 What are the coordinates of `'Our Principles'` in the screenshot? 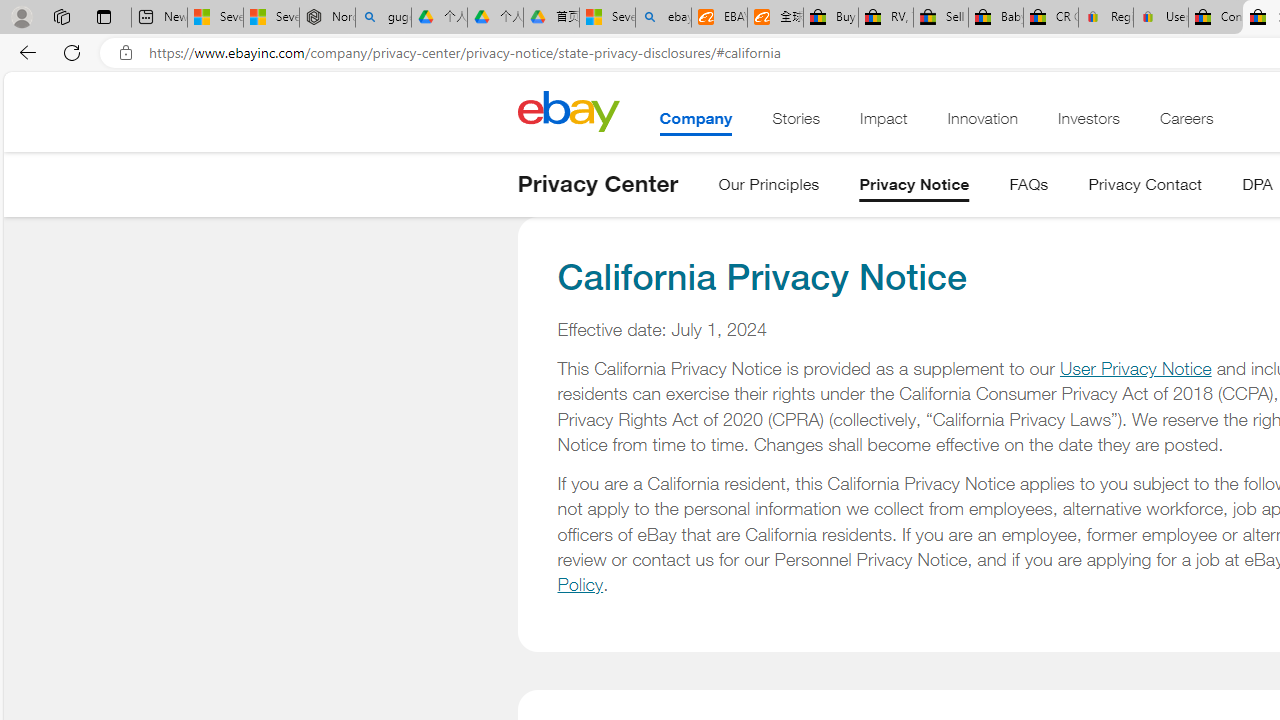 It's located at (768, 188).